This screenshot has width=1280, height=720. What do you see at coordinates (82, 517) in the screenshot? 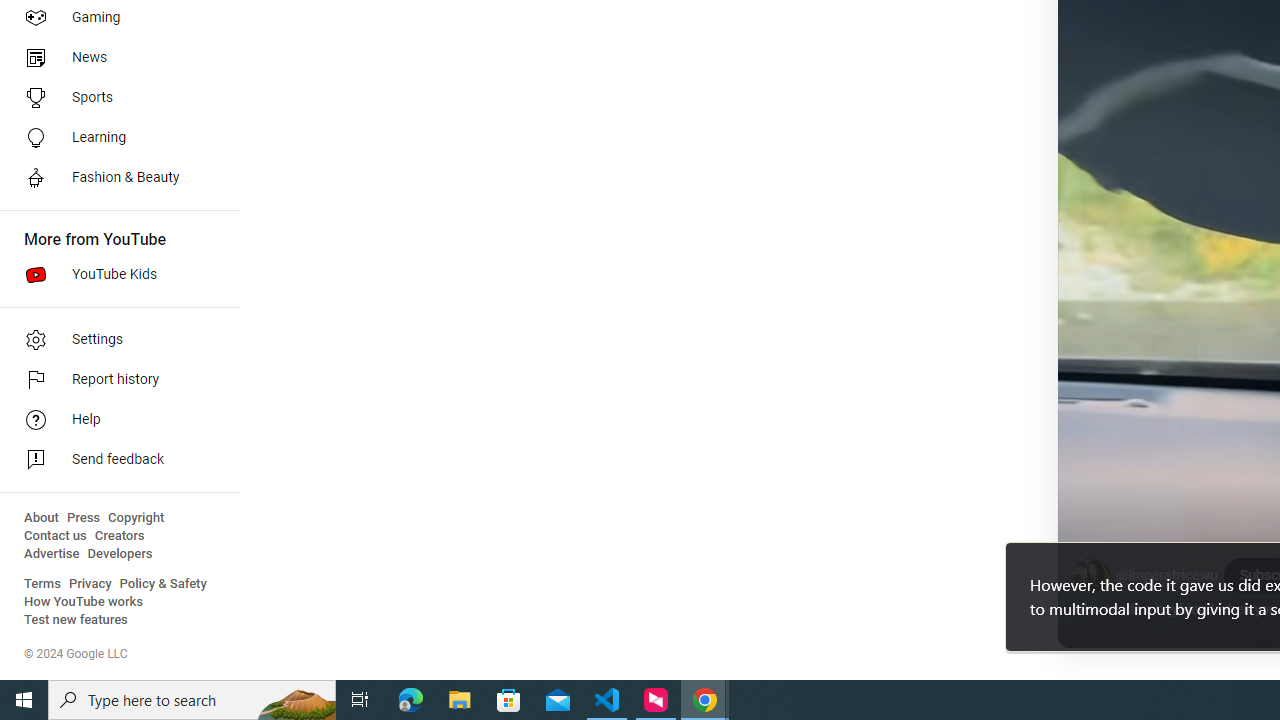
I see `'Press'` at bounding box center [82, 517].